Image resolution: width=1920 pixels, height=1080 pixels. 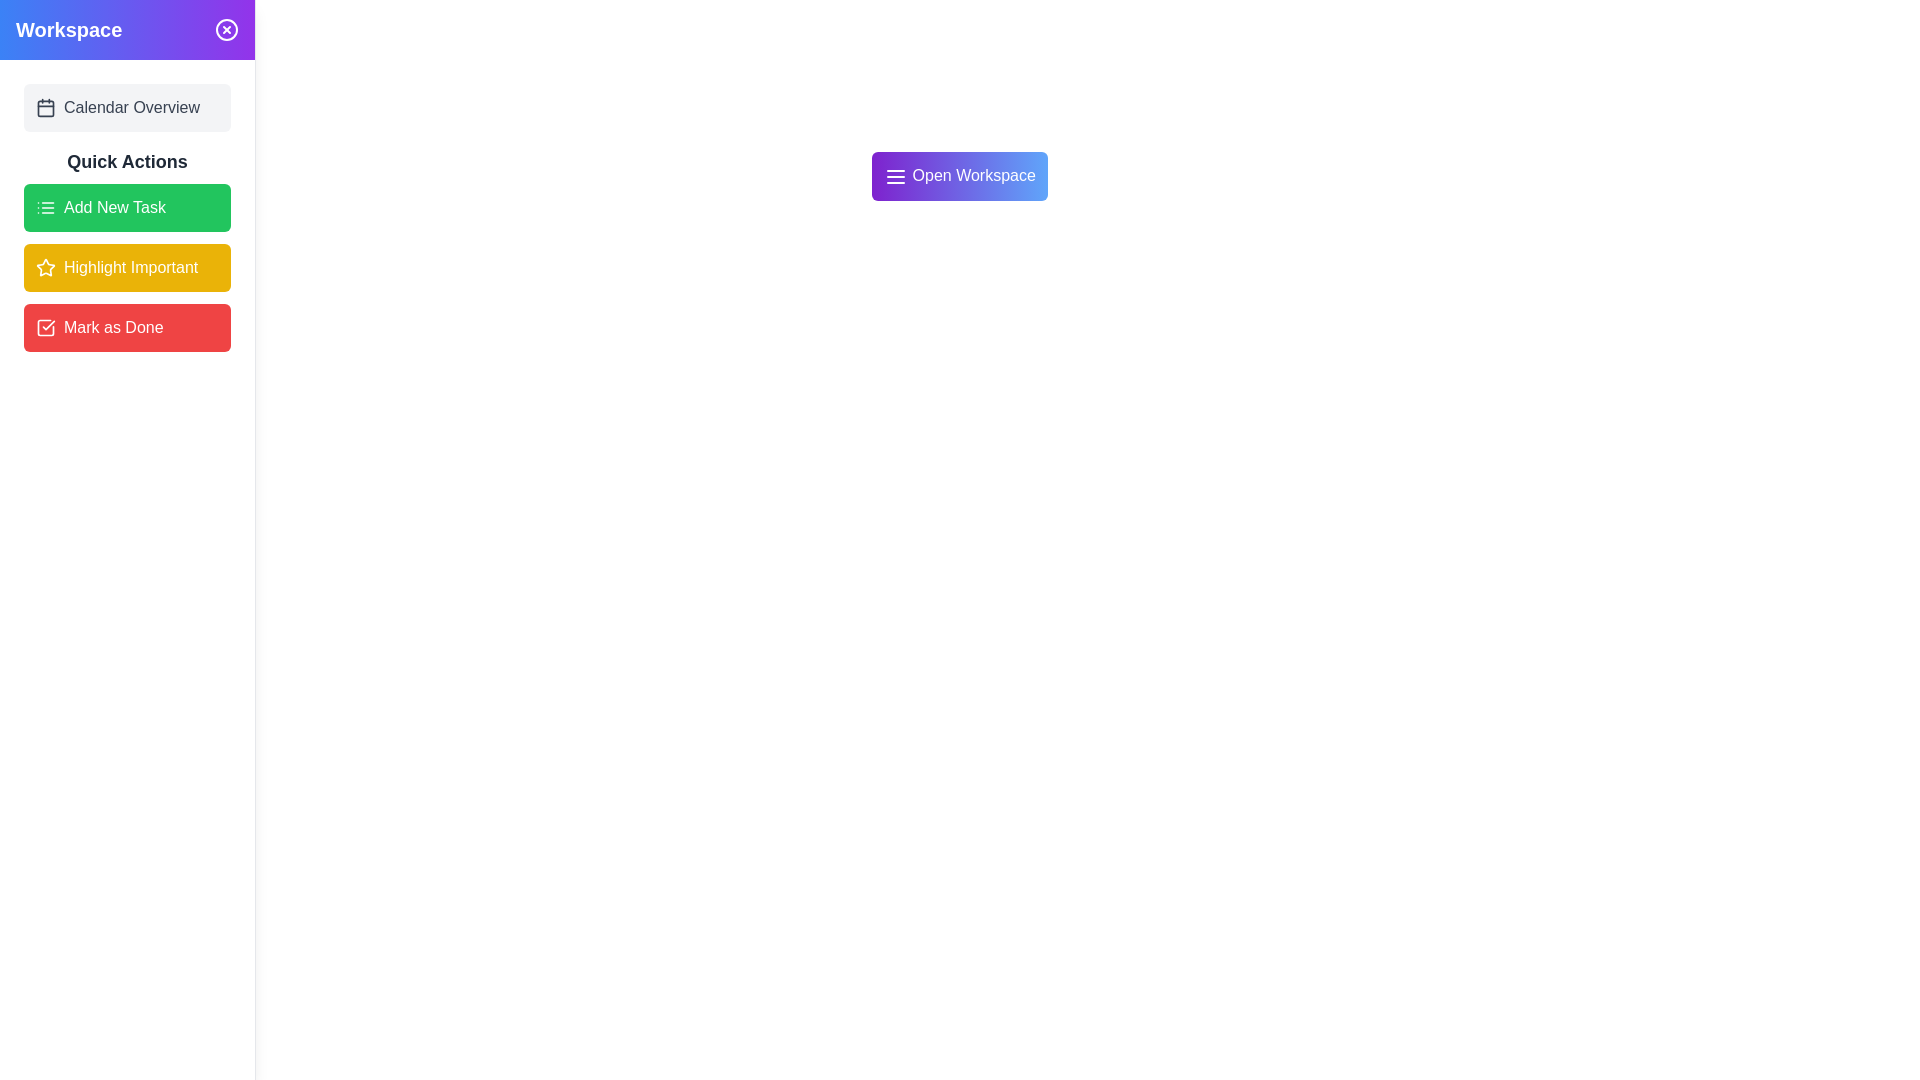 What do you see at coordinates (126, 326) in the screenshot?
I see `the button located at the bottom of the 'Quick Actions' section on the sidebar to mark a task as completed` at bounding box center [126, 326].